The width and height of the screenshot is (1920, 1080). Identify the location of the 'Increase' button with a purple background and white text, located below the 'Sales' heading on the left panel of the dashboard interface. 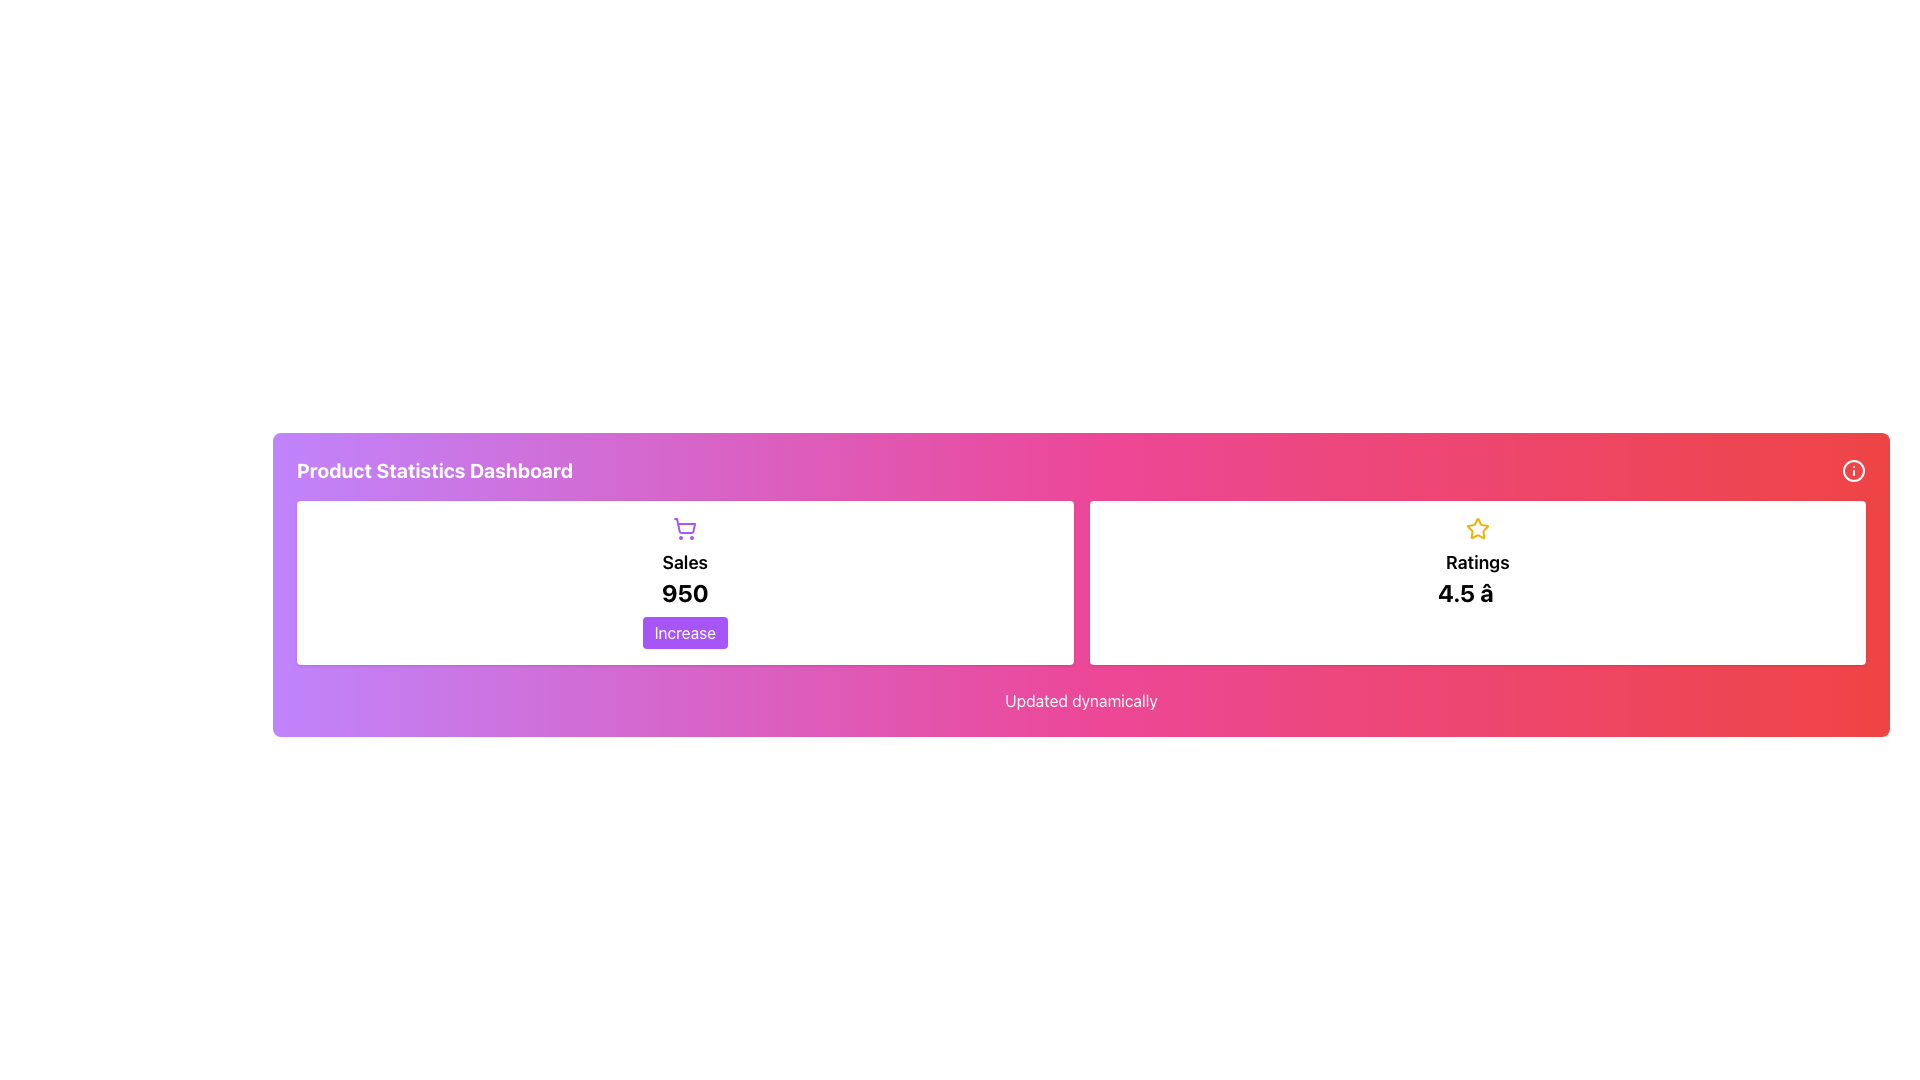
(685, 632).